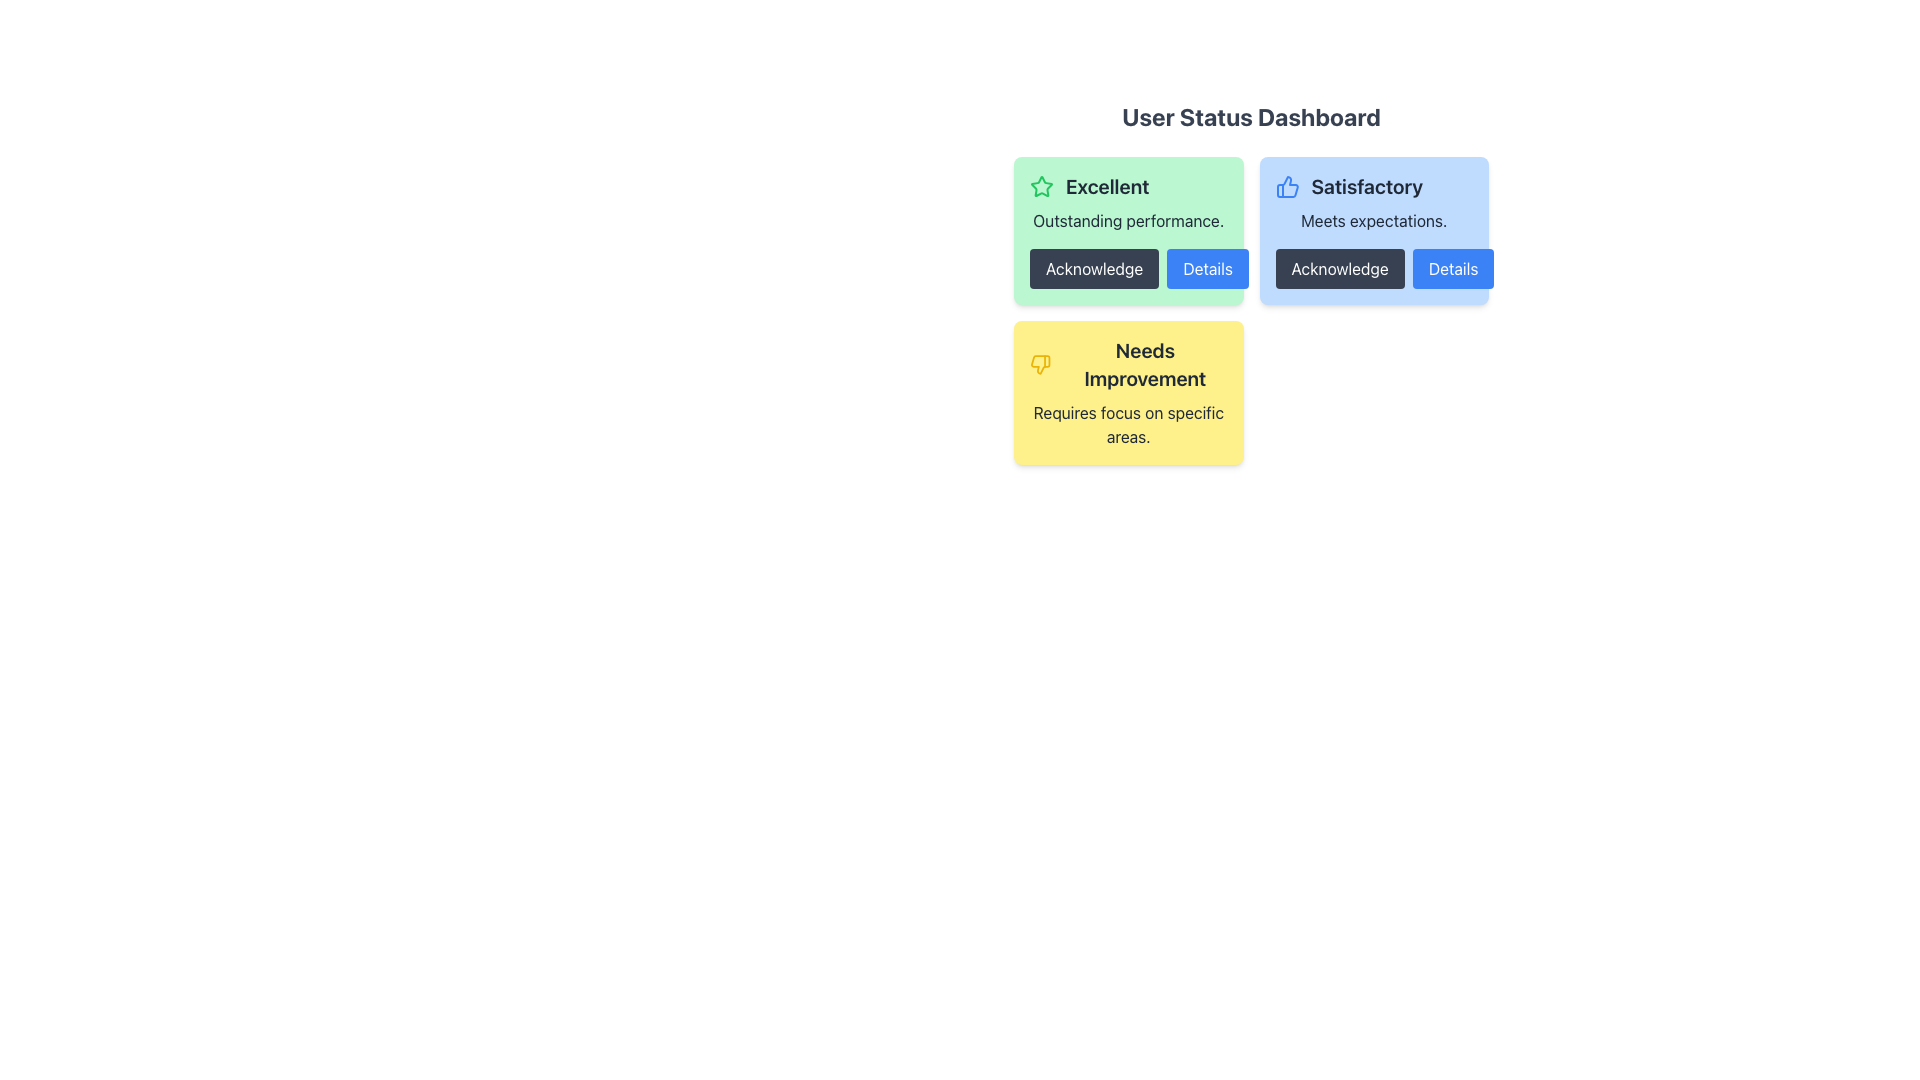 Image resolution: width=1920 pixels, height=1080 pixels. I want to click on title of the Heading with Icon that displays 'Satisfactory' next to a blue thumbs-up icon, so click(1373, 186).